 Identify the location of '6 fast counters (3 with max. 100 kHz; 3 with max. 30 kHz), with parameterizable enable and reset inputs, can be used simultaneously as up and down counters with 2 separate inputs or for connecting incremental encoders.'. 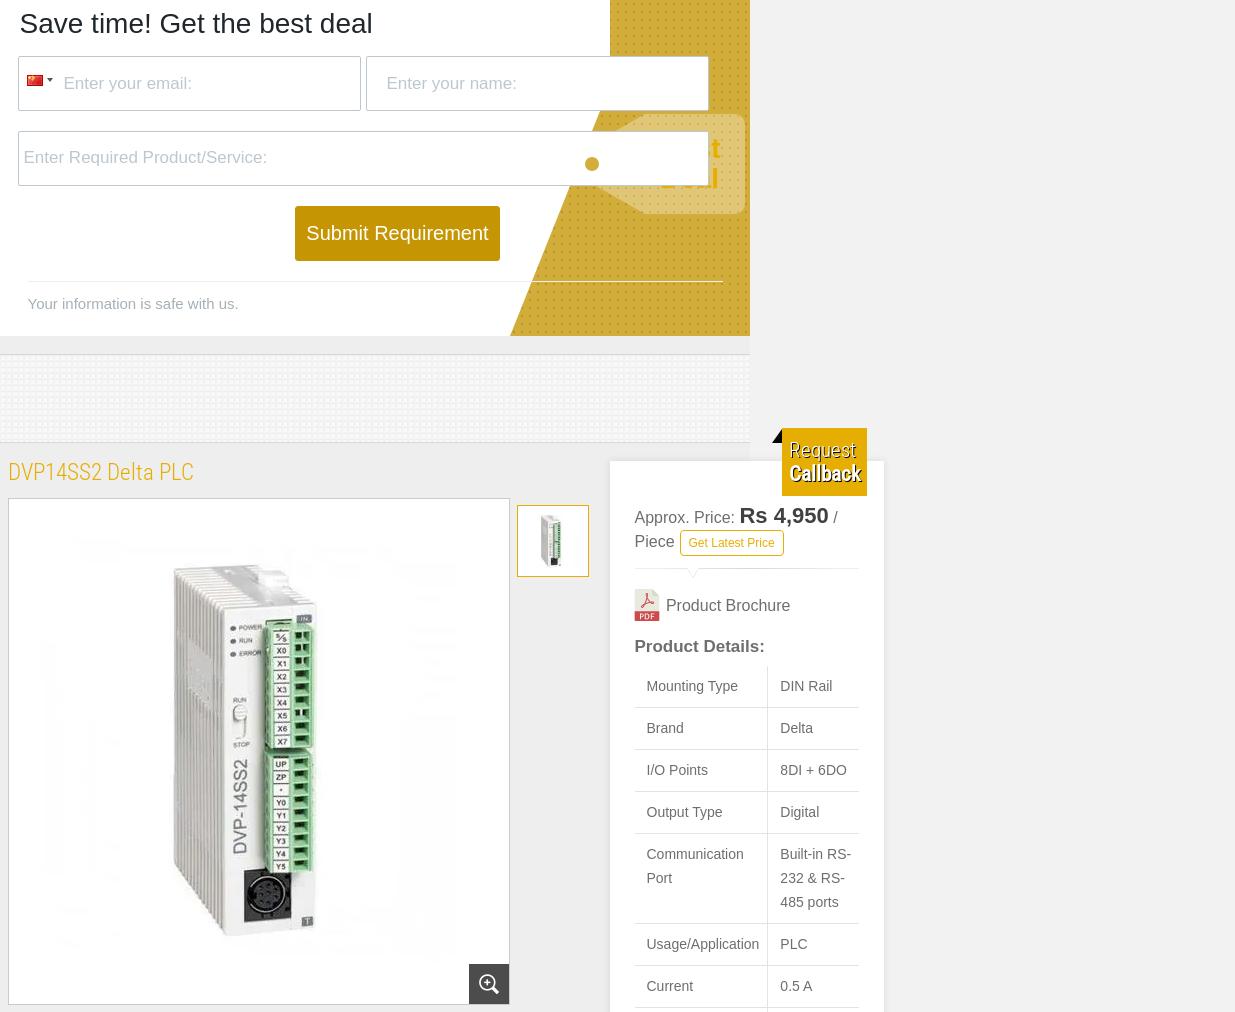
(753, 747).